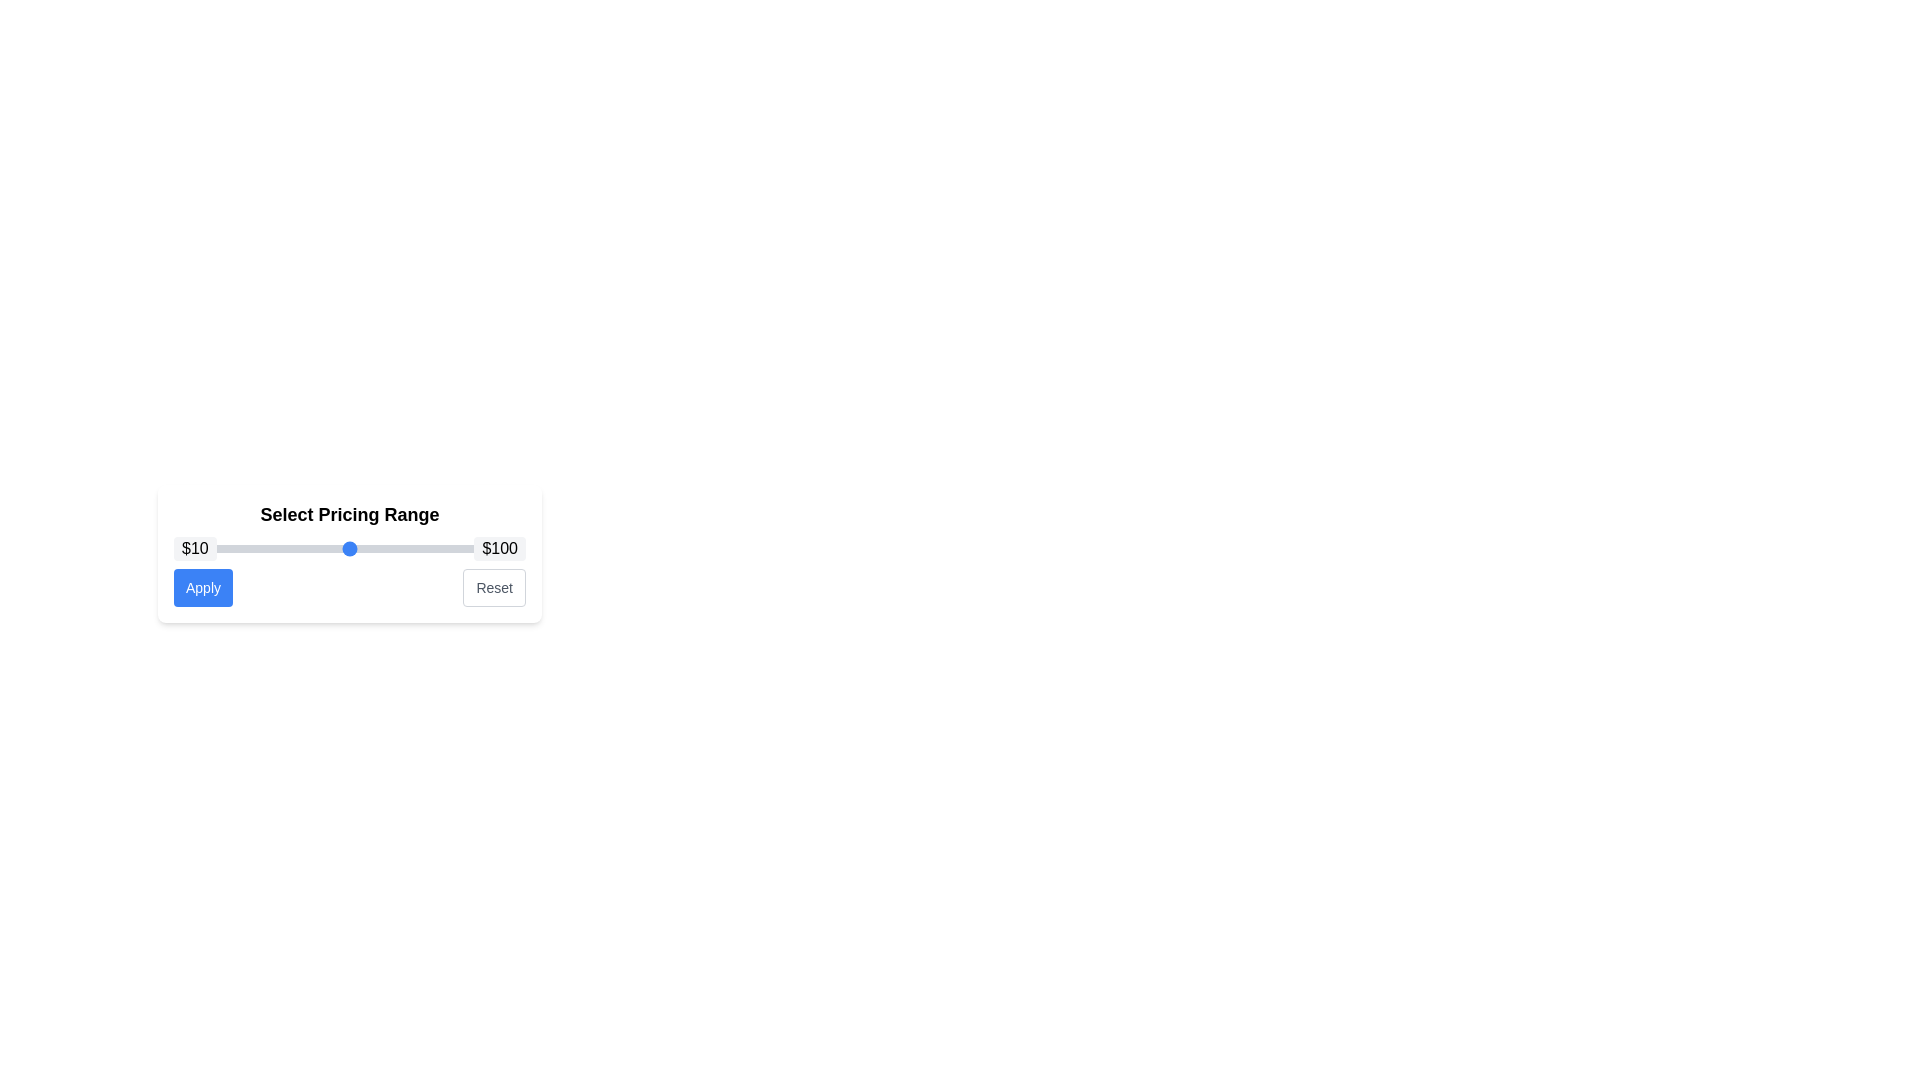 The height and width of the screenshot is (1080, 1920). Describe the element at coordinates (450, 548) in the screenshot. I see `price slider` at that location.